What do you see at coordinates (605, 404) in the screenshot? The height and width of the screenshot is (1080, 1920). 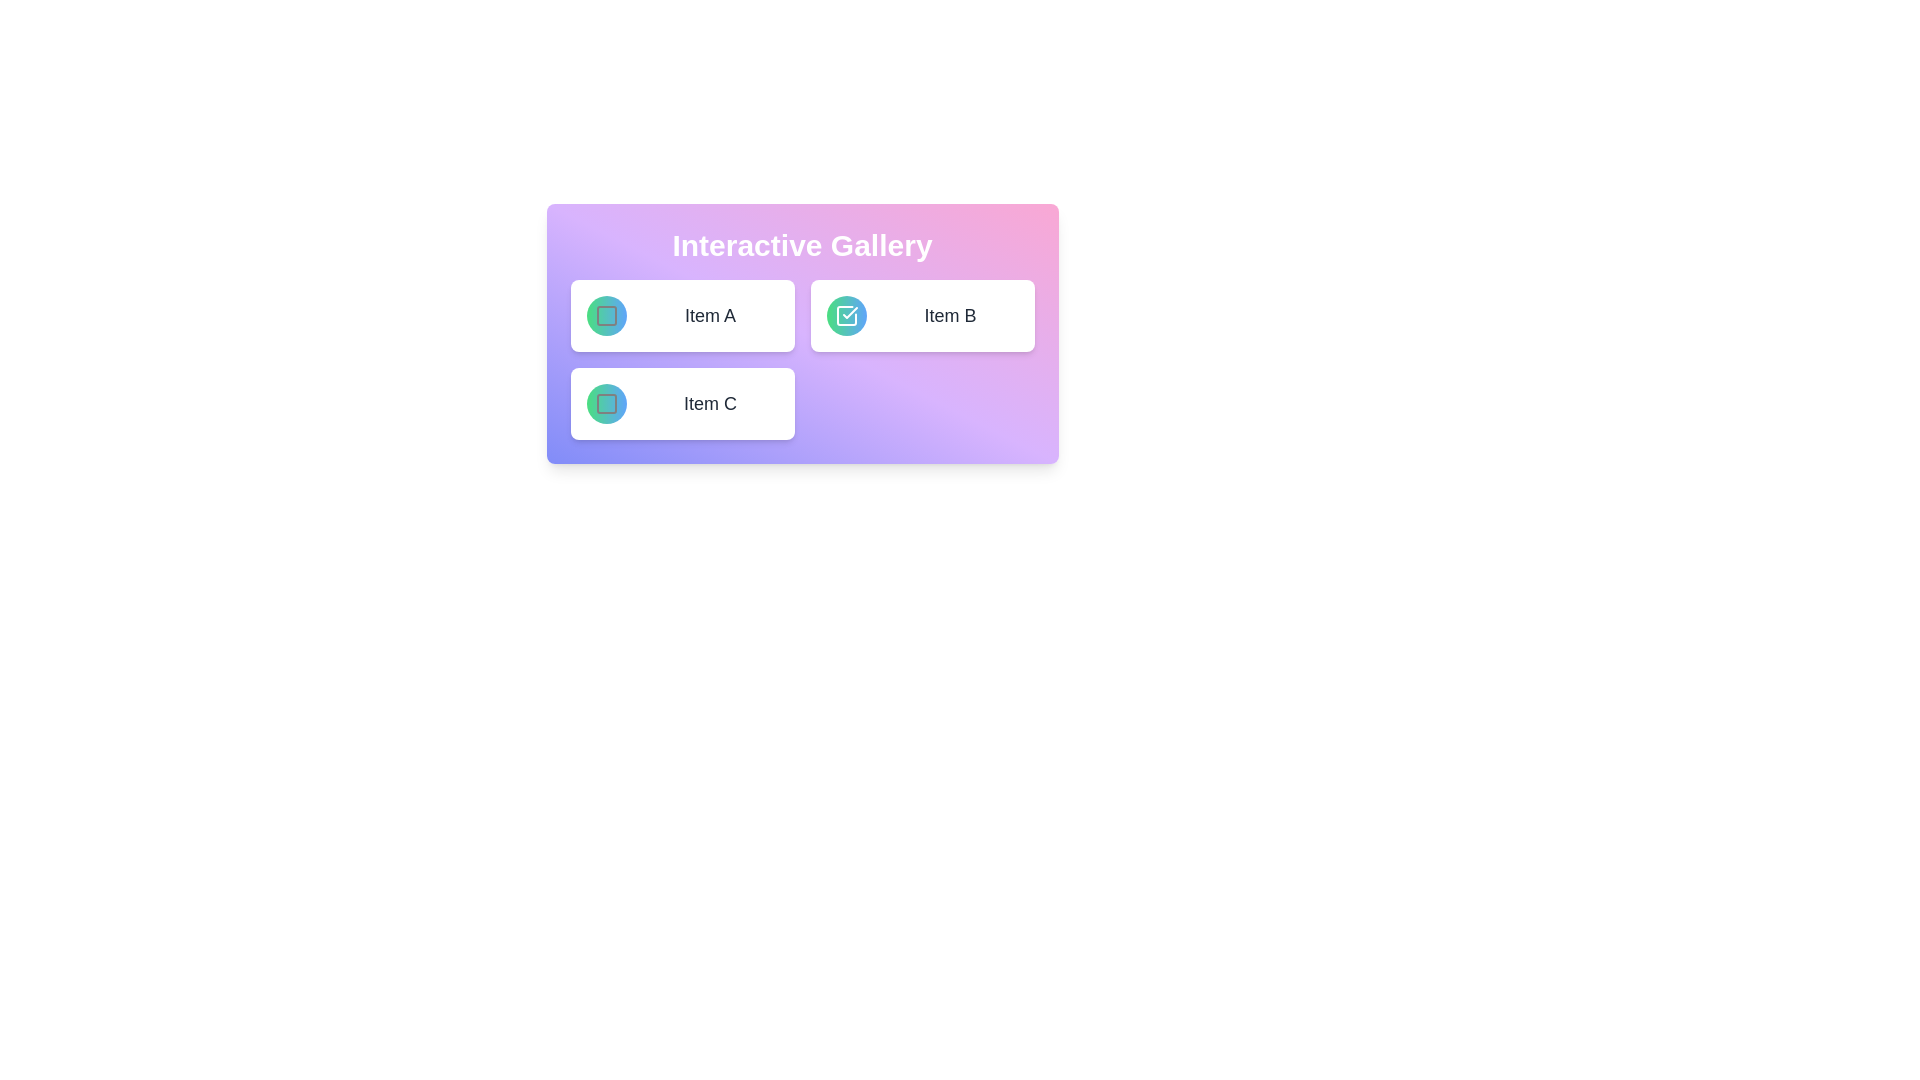 I see `the circular button with a gradient background and a gray outlined square icon, located to the left of the text label 'Item C'` at bounding box center [605, 404].